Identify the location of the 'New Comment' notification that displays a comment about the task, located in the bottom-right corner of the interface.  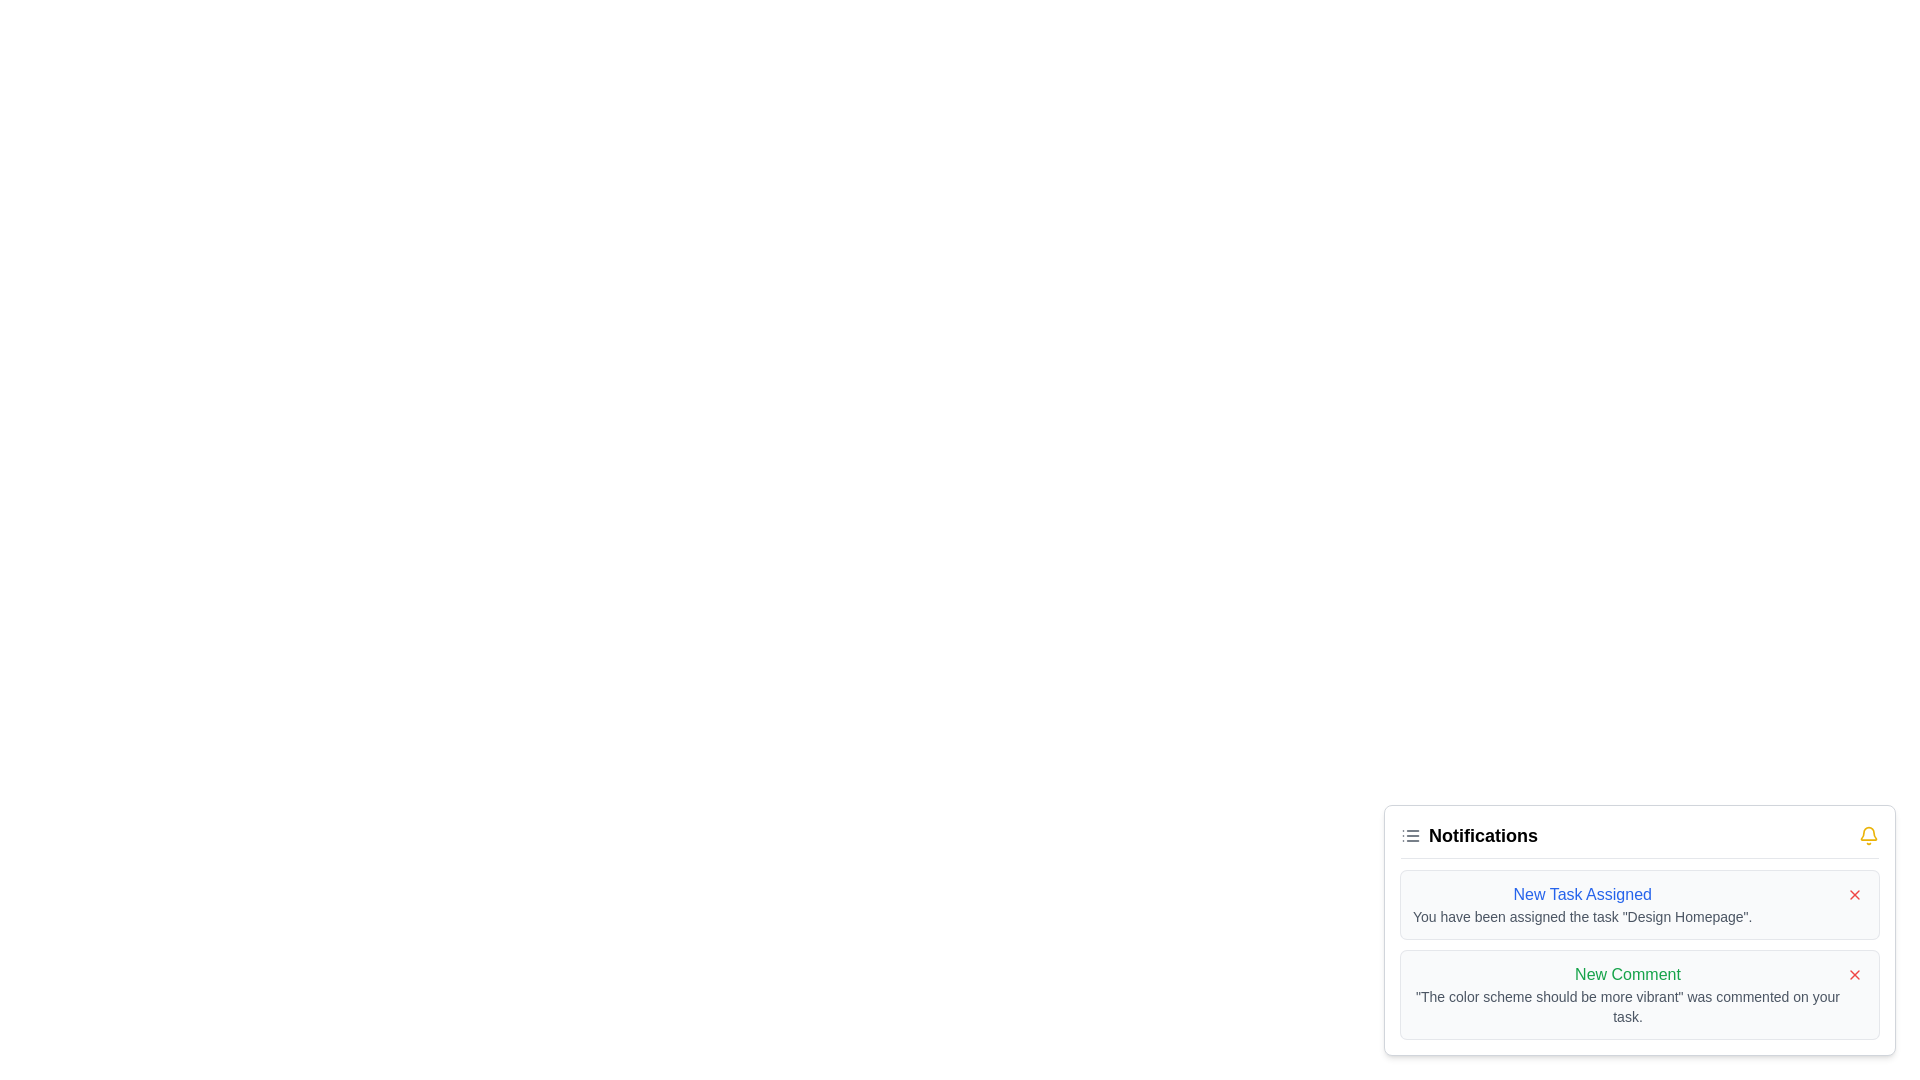
(1627, 995).